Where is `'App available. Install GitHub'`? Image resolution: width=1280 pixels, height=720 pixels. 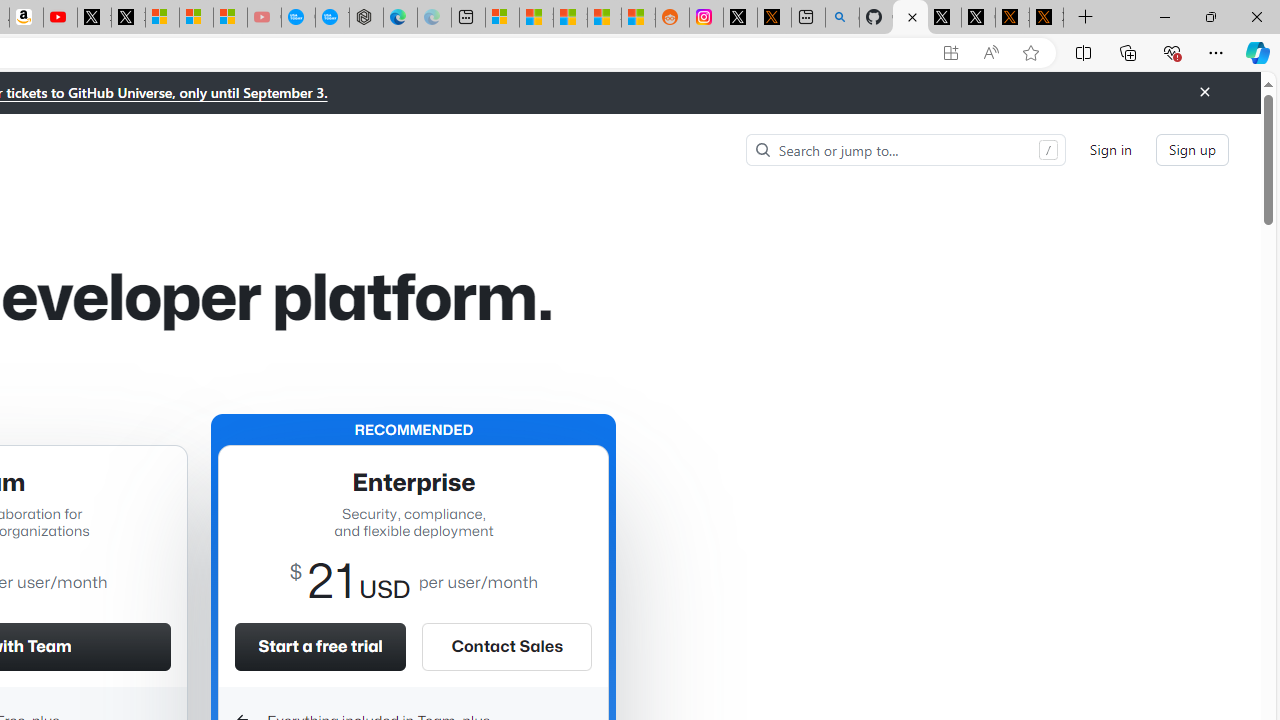 'App available. Install GitHub' is located at coordinates (950, 52).